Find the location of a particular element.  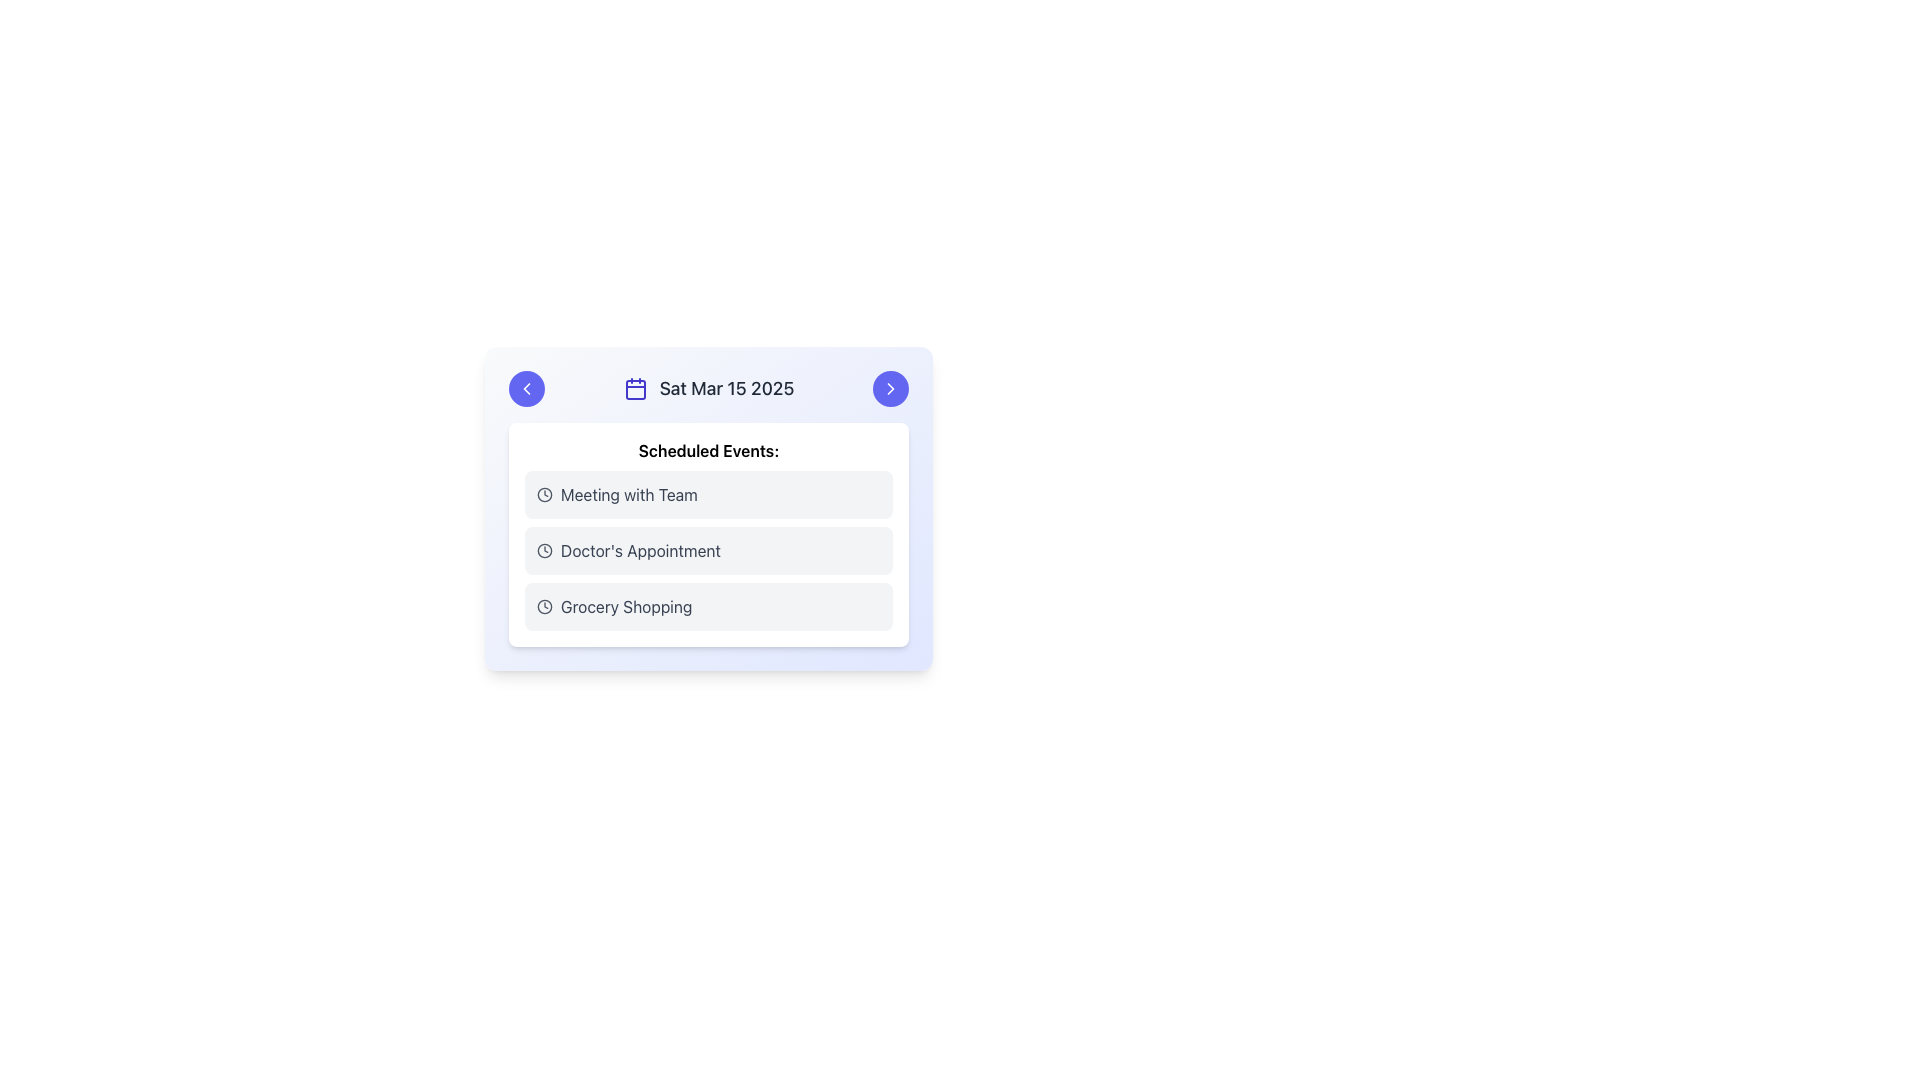

text content of the bold text label that says 'Scheduled Events:', located beneath the date heading within a white card interface is located at coordinates (709, 451).